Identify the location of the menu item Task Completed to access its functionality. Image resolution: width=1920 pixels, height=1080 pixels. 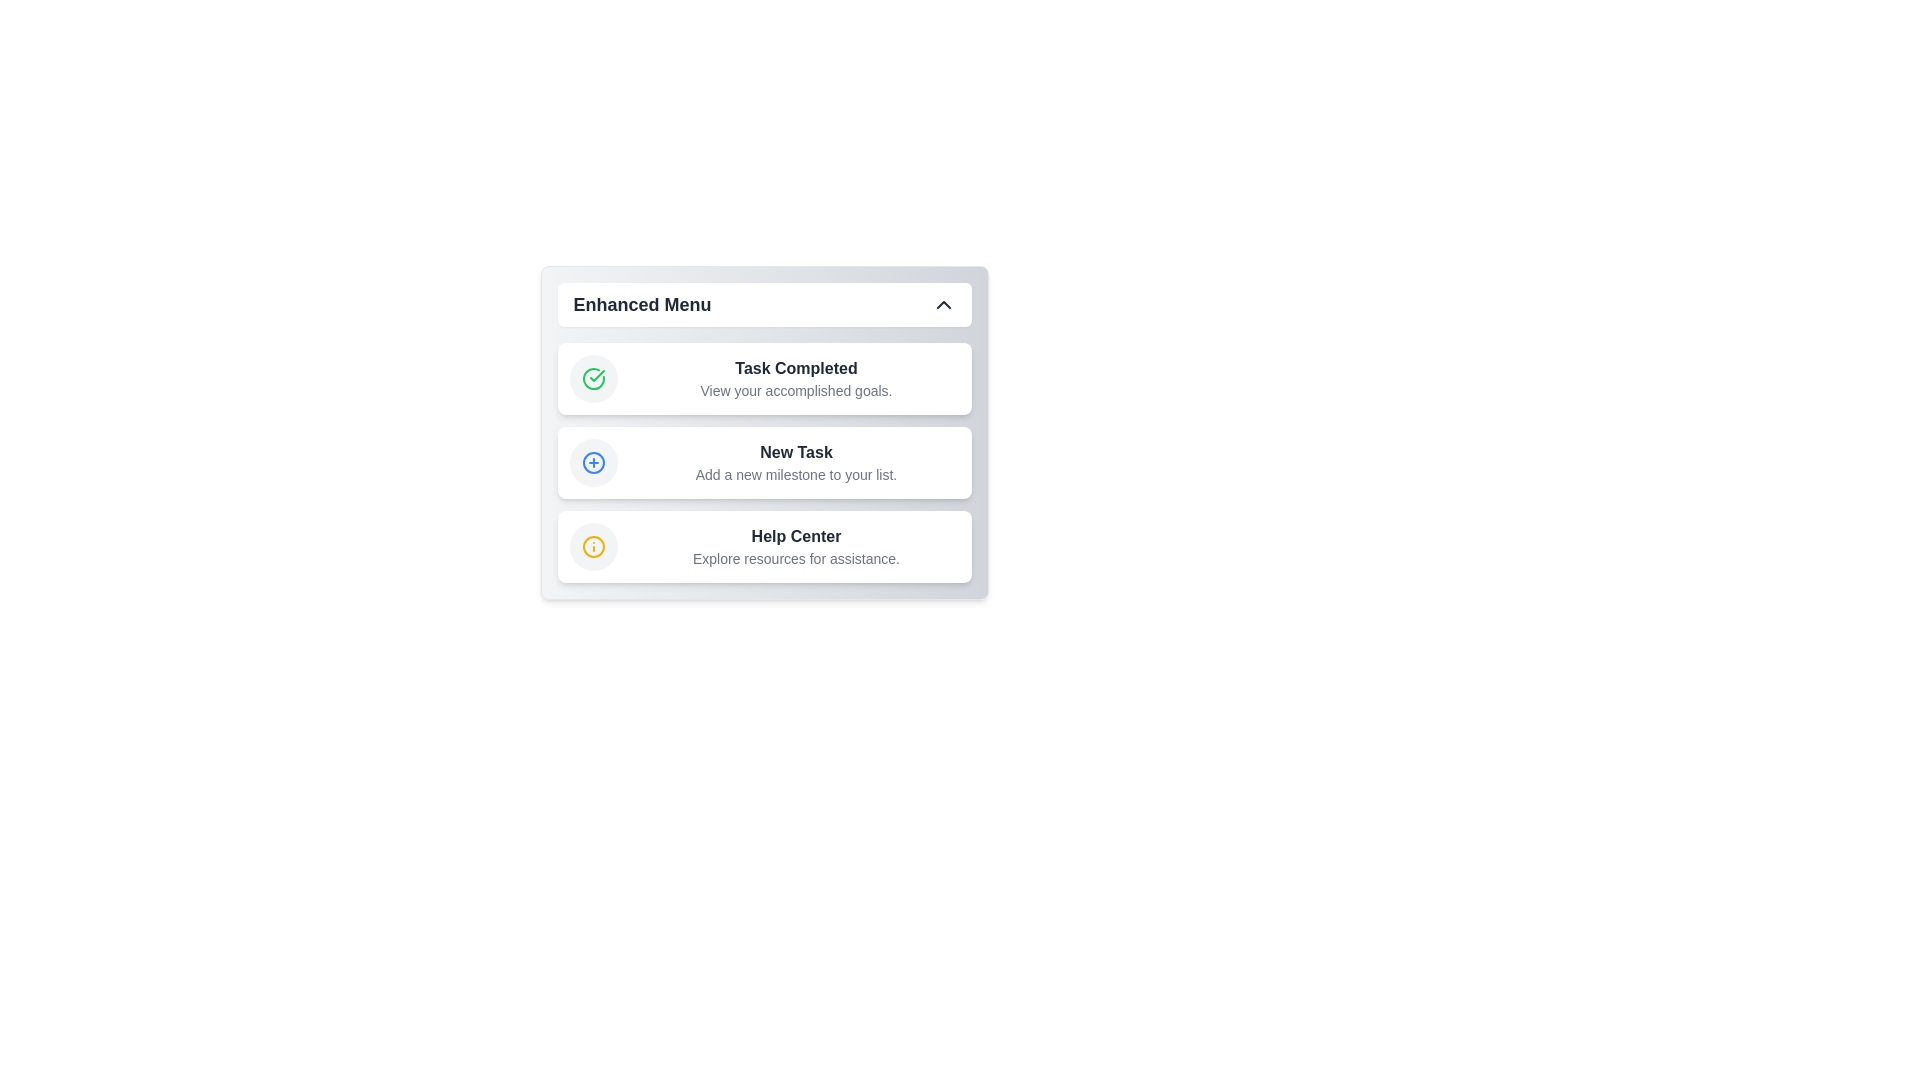
(763, 378).